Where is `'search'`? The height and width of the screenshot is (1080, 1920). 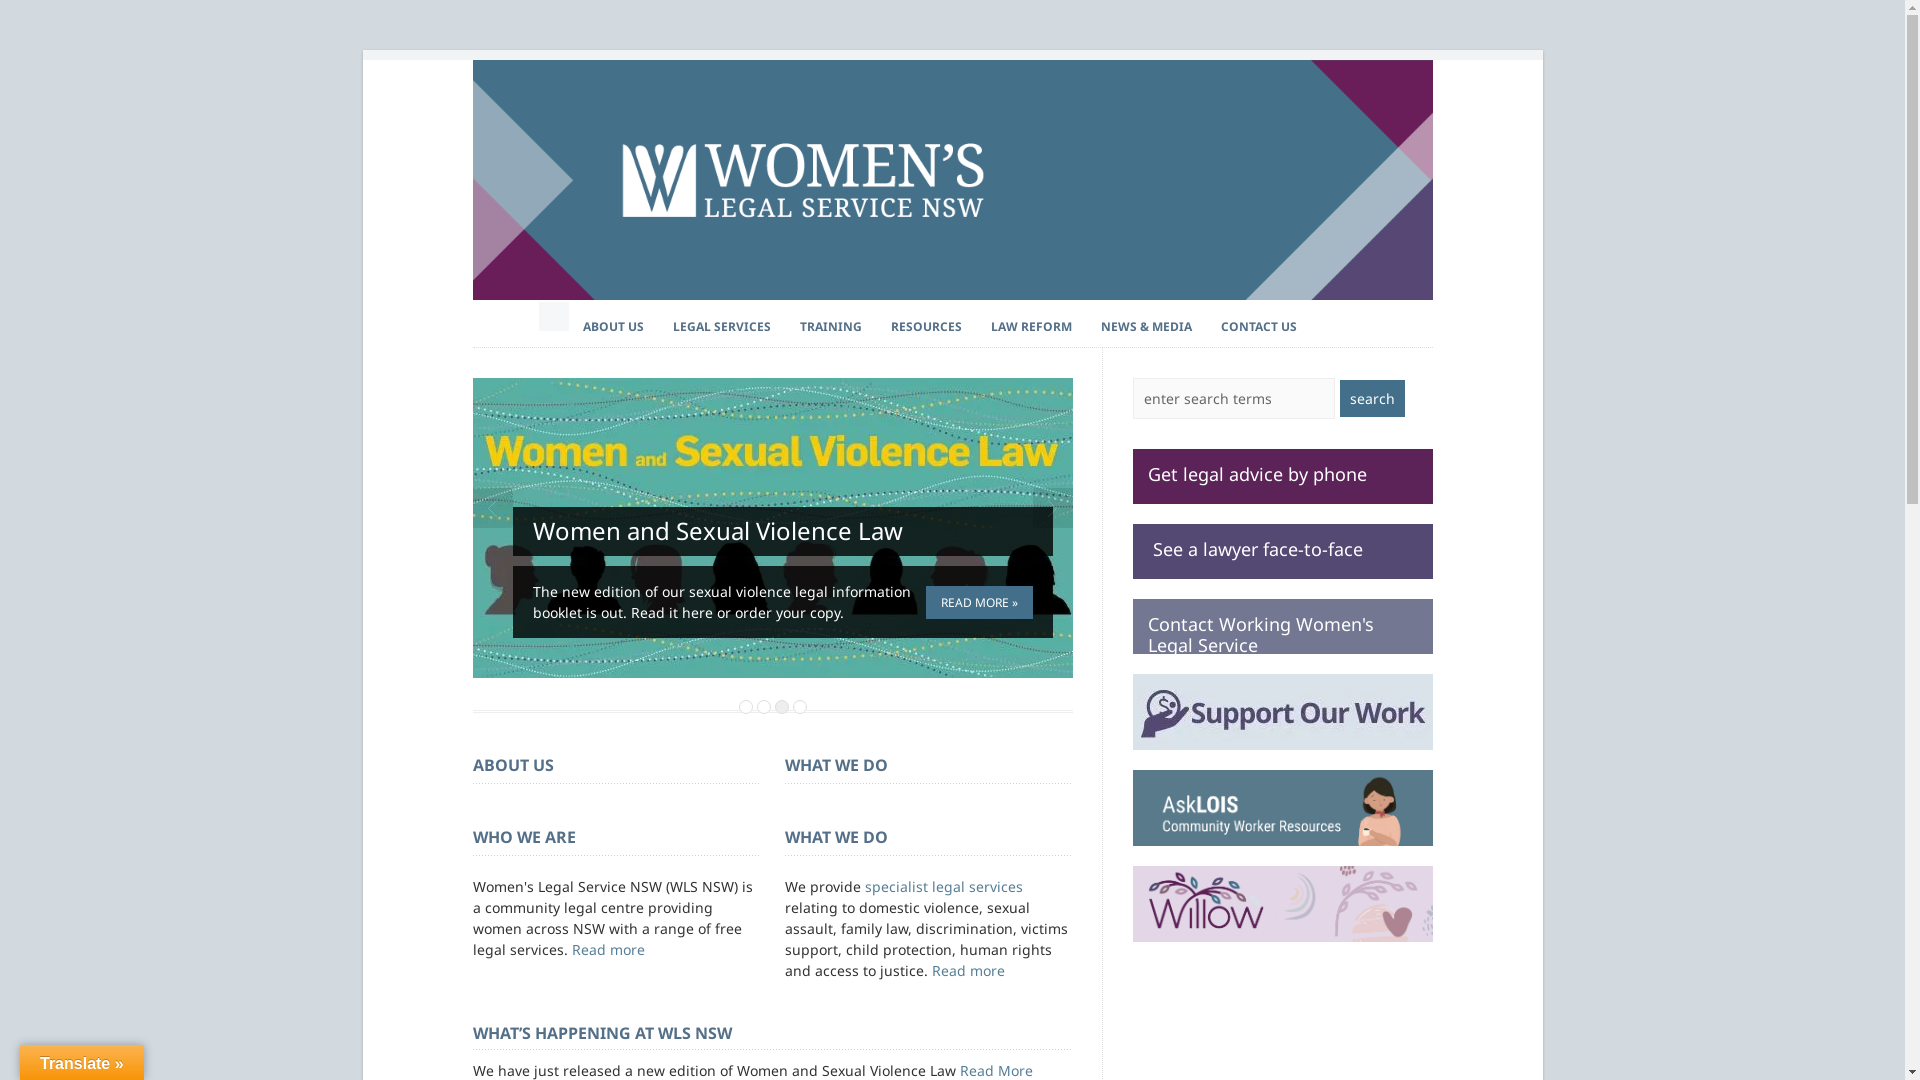
'search' is located at coordinates (1371, 398).